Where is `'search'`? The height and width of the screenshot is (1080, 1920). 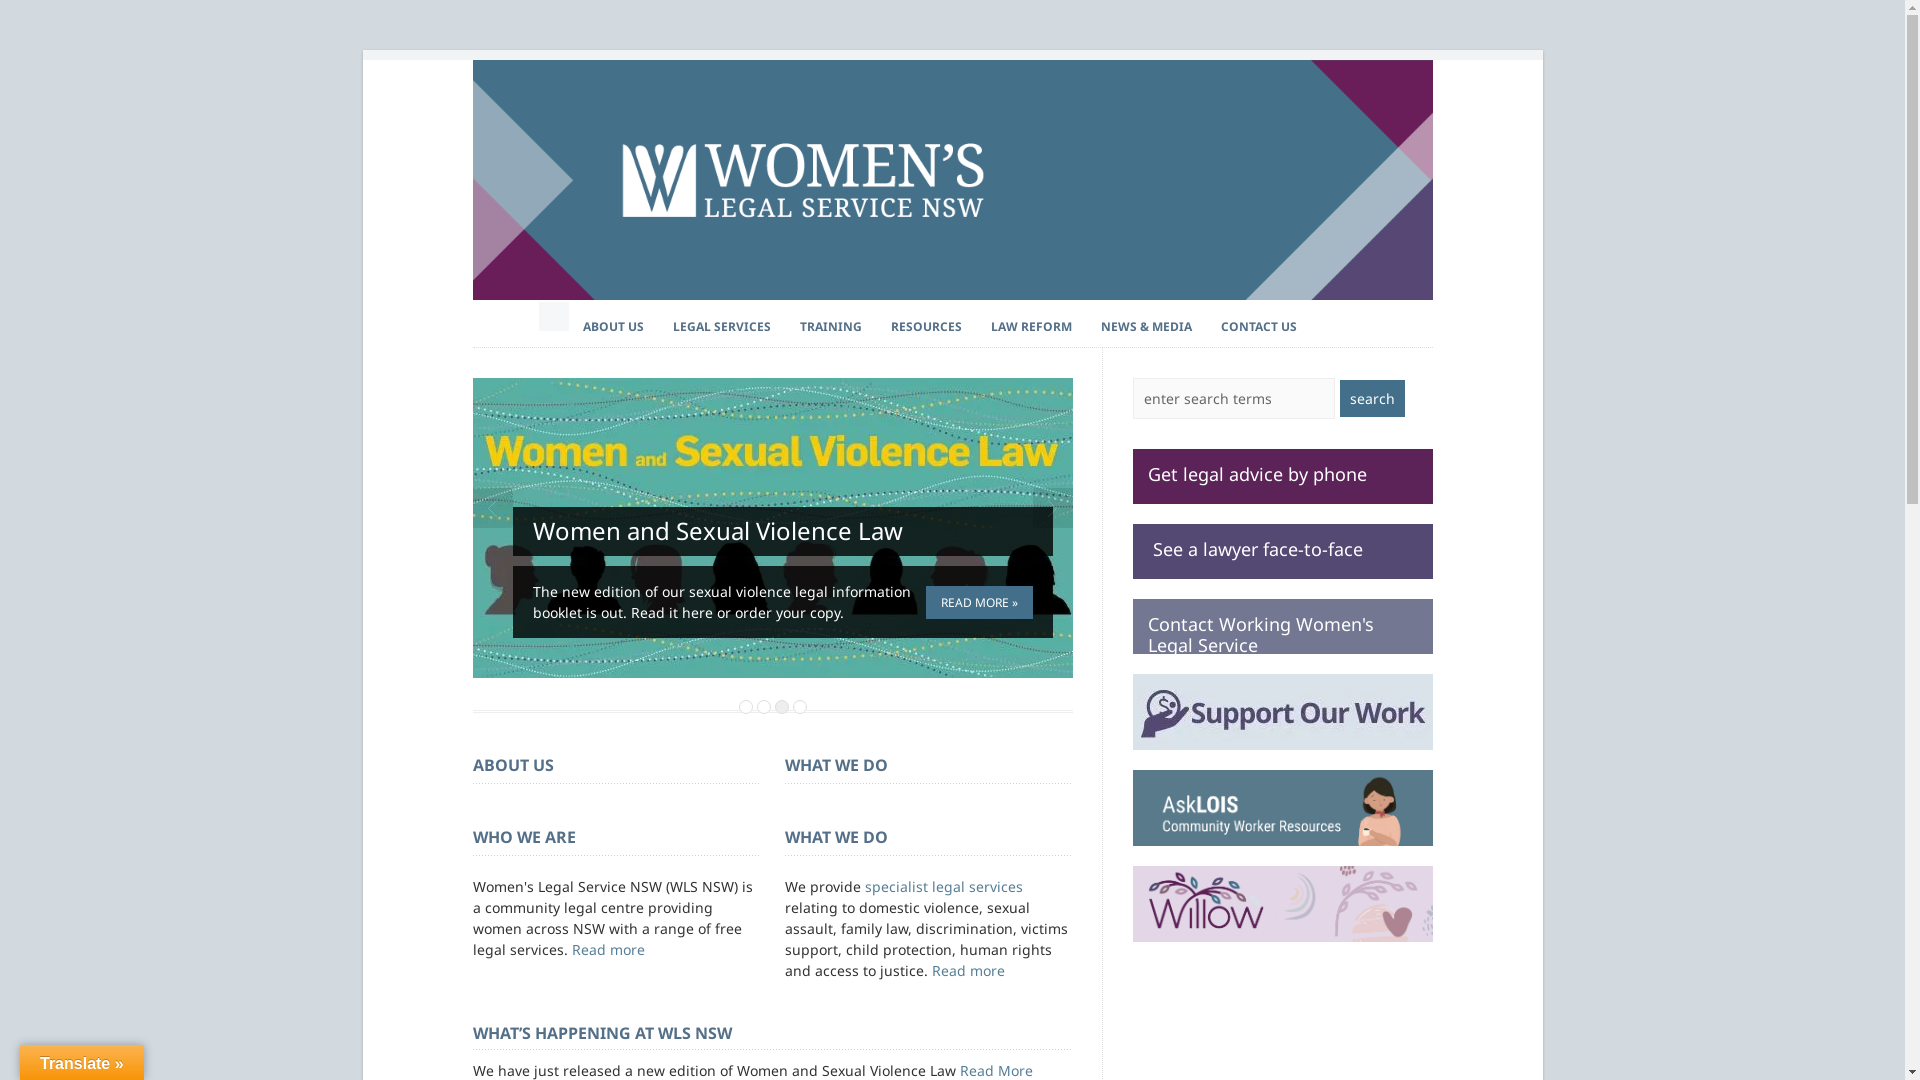
'search' is located at coordinates (1371, 398).